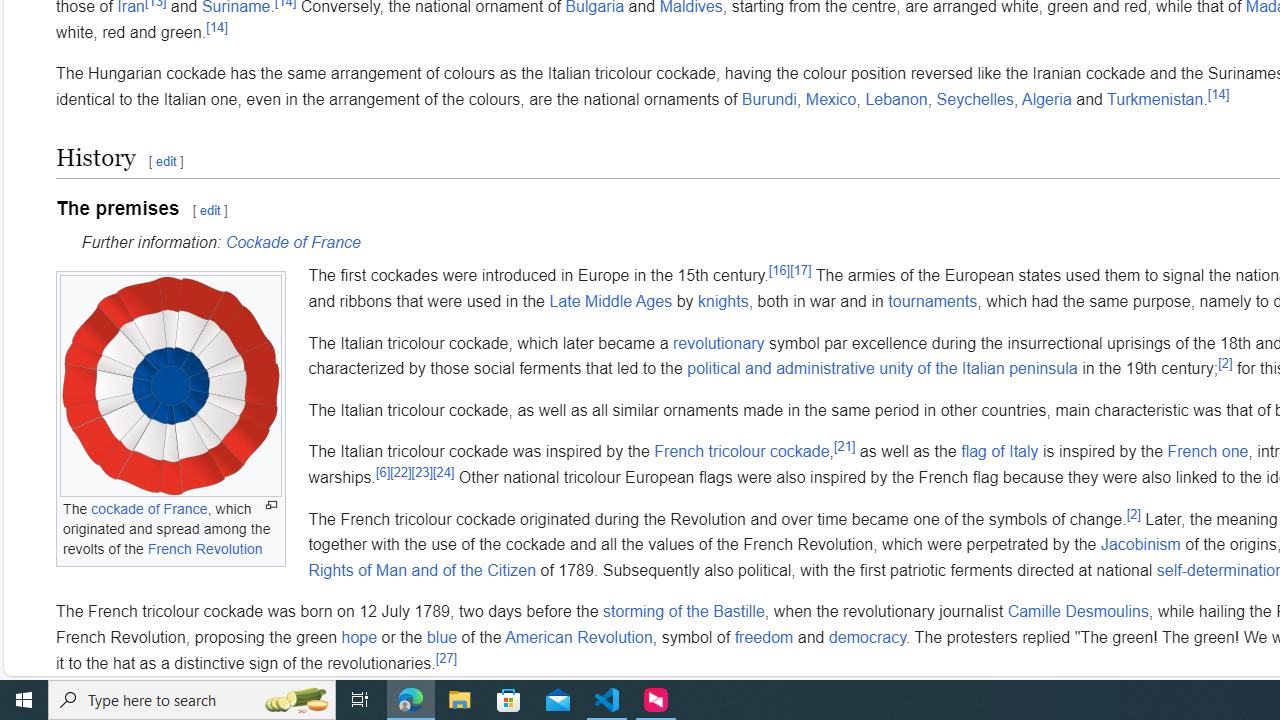  I want to click on '[16]', so click(778, 271).